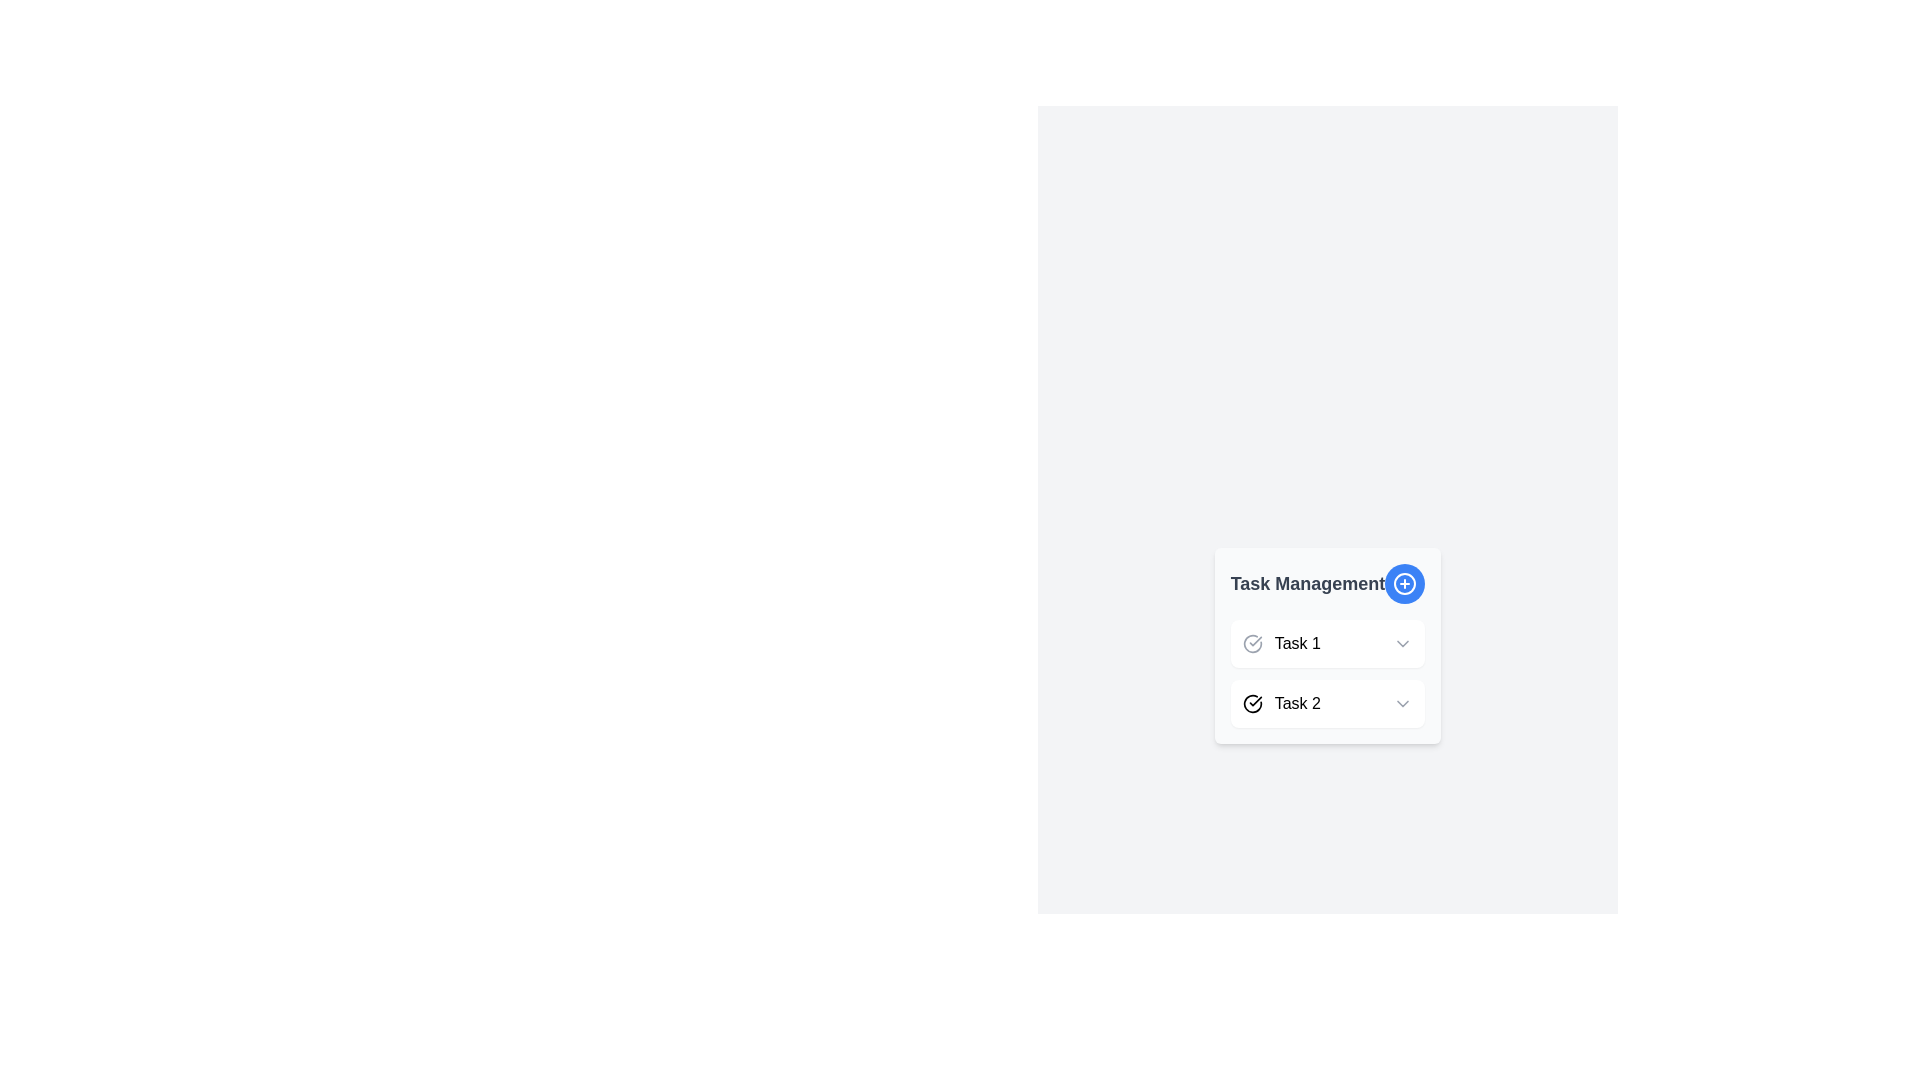 This screenshot has width=1920, height=1080. What do you see at coordinates (1402, 644) in the screenshot?
I see `the chevron button located on the right-hand side of the 'Task 1' text` at bounding box center [1402, 644].